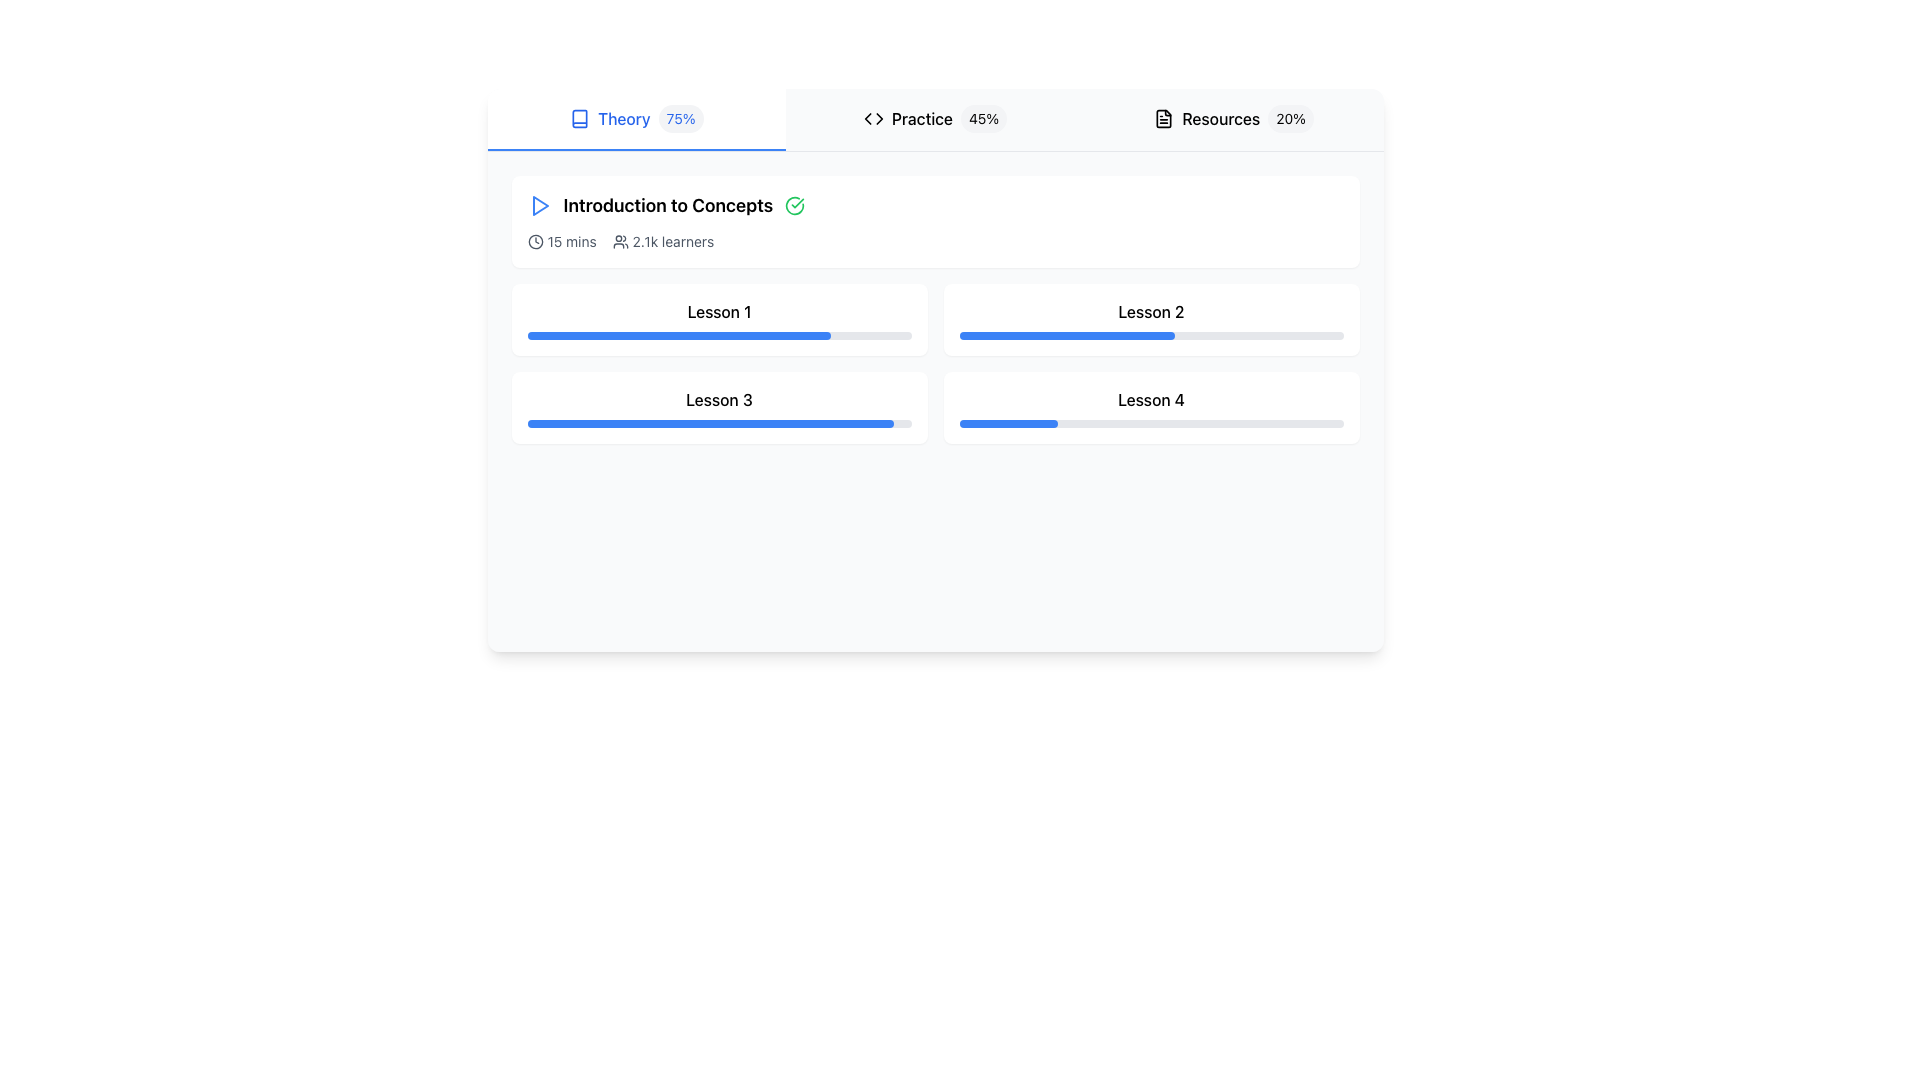  What do you see at coordinates (873, 119) in the screenshot?
I see `the code symbol icon in the 'Practice45%' tab, which is located to the far left of the section, preceding the text 'Practice' and the percentage indicator '45%.'` at bounding box center [873, 119].